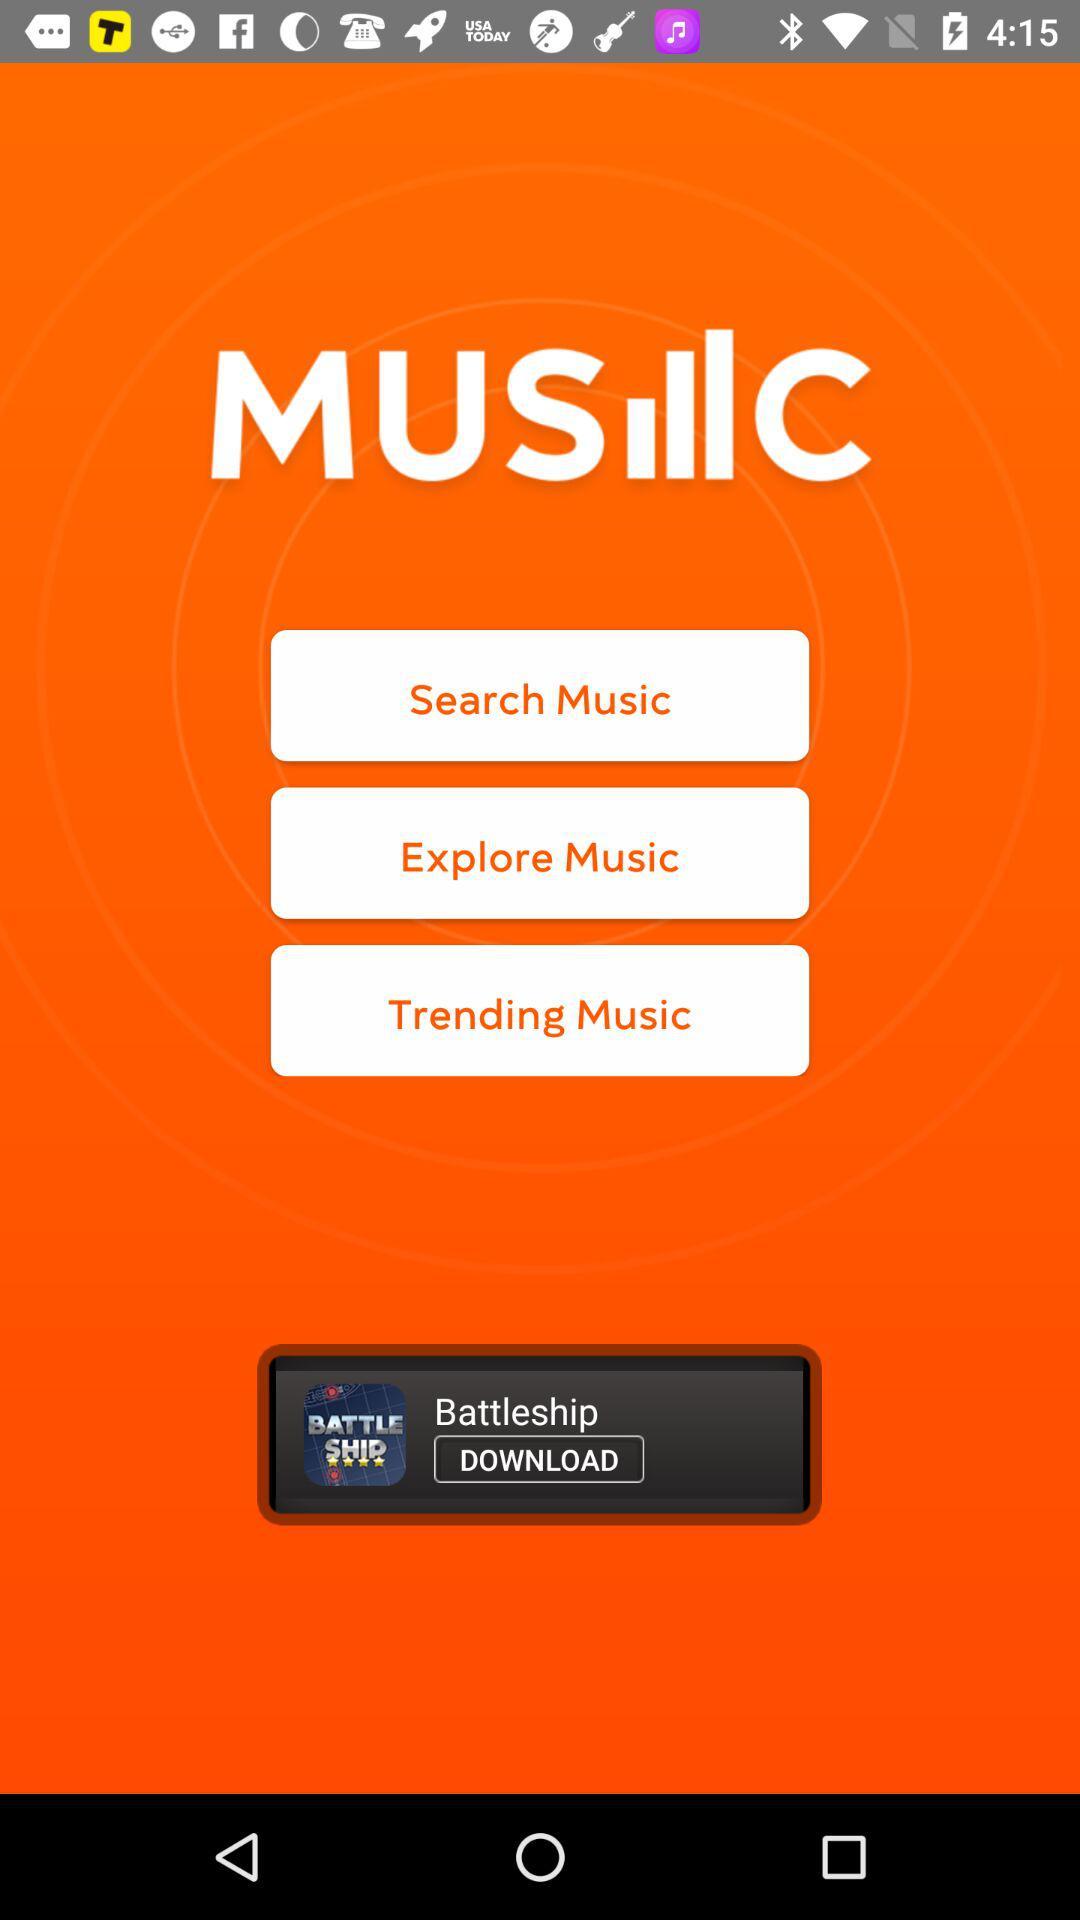 This screenshot has height=1920, width=1080. I want to click on the search music, so click(540, 695).